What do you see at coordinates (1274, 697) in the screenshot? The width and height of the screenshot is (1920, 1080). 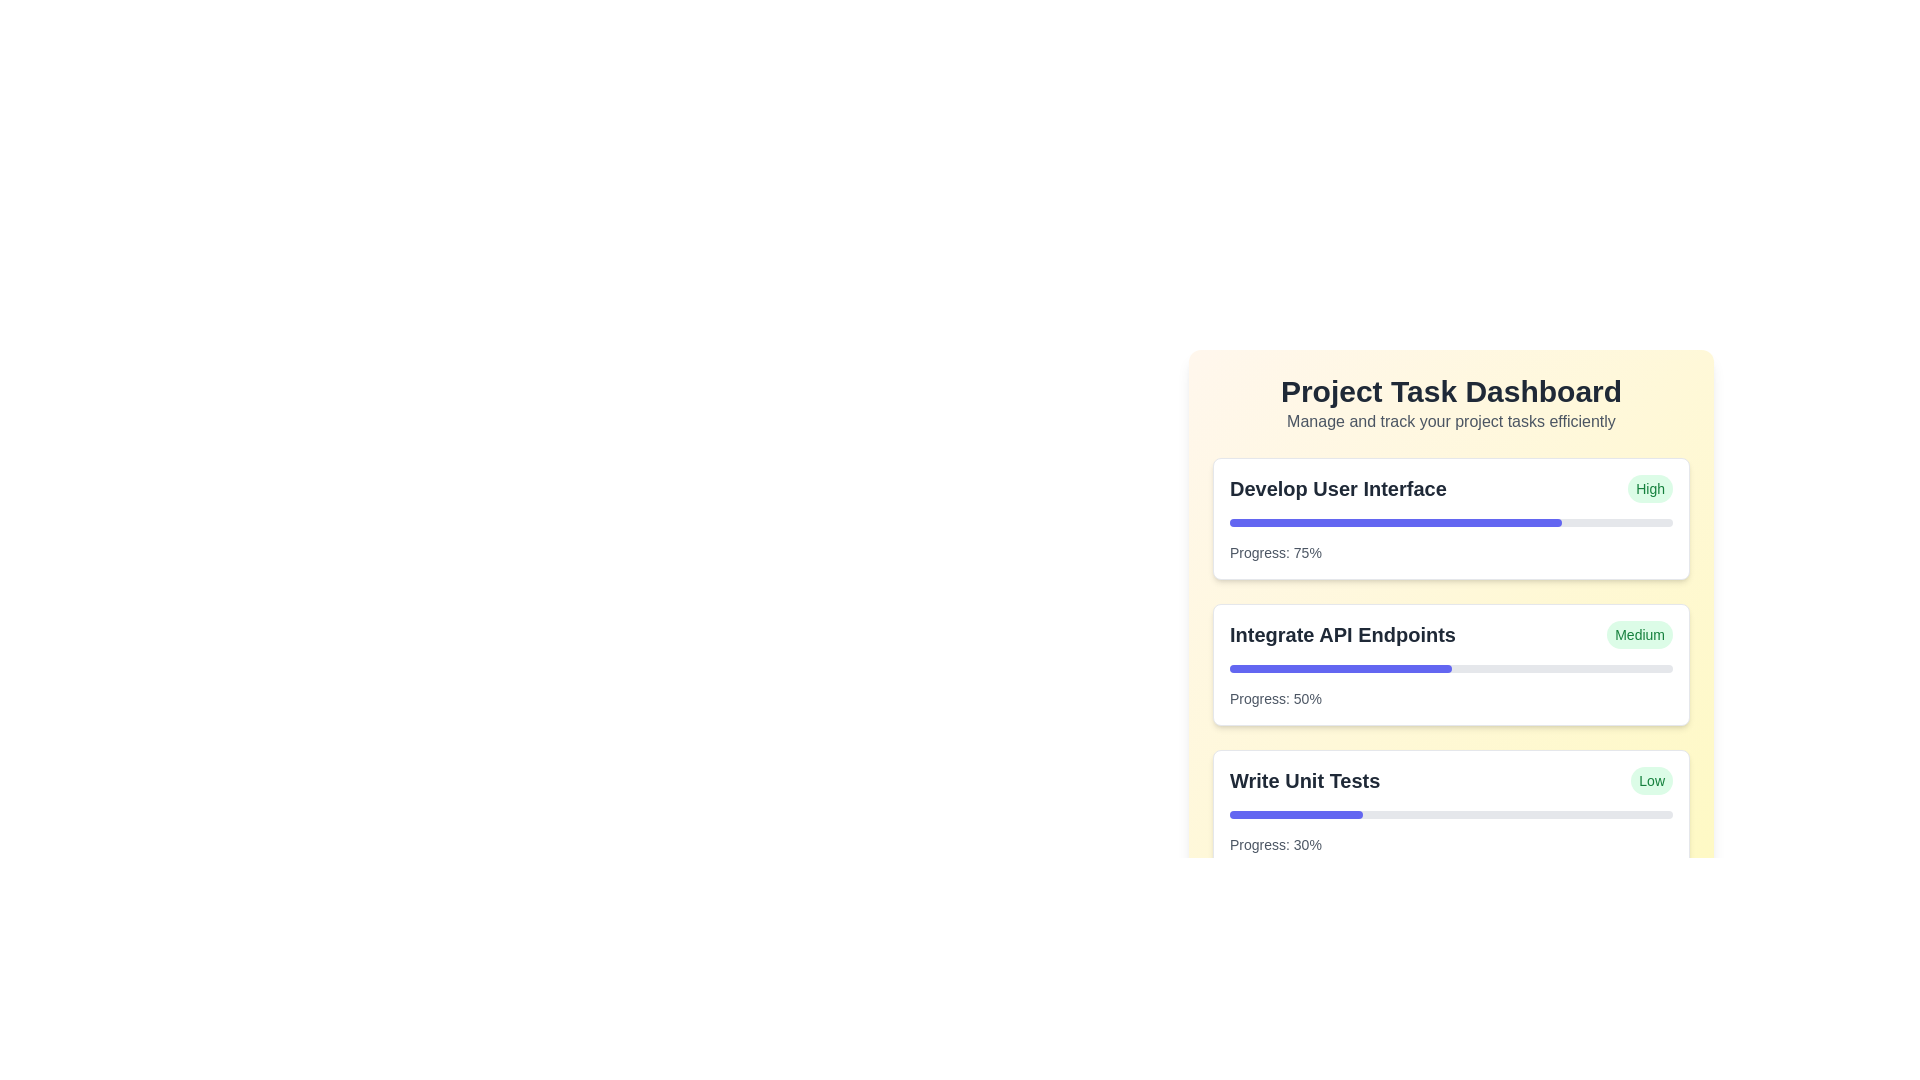 I see `the Static Text Label displaying 'Progress: 50%' located within the 'Integrate API Endpoints' task card, positioned below the progress bar` at bounding box center [1274, 697].